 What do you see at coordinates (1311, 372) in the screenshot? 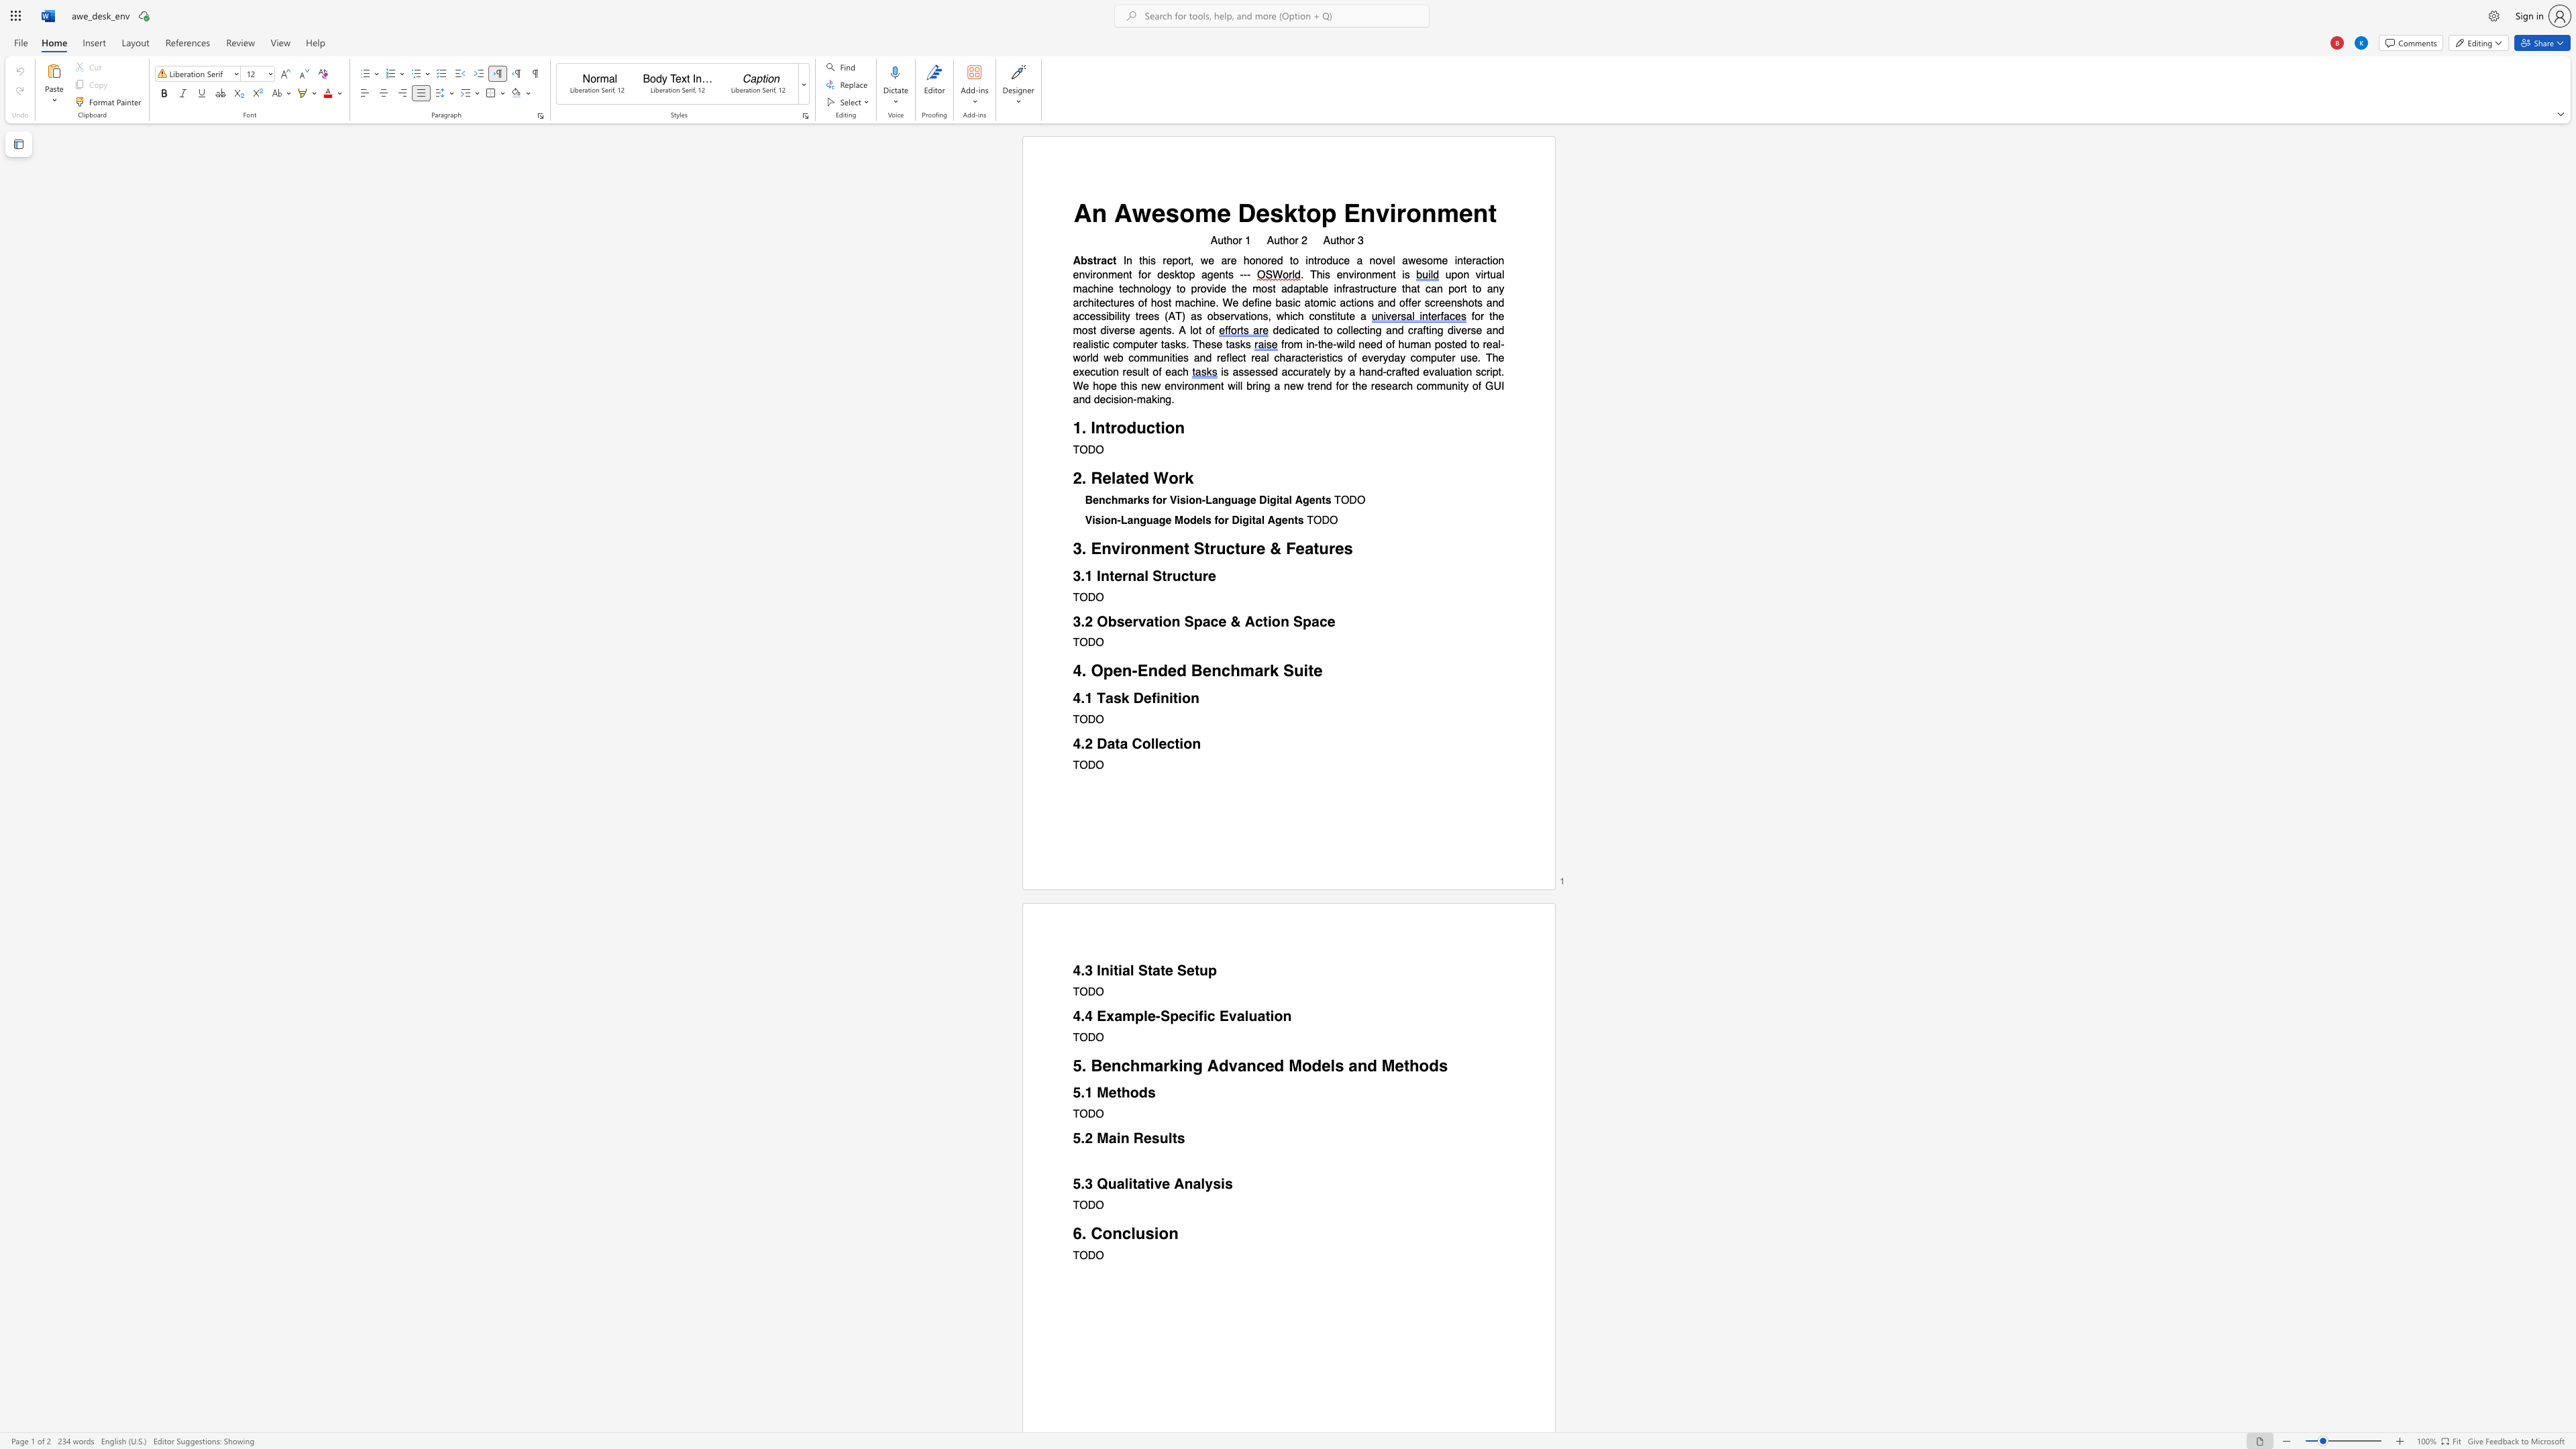
I see `the 3th character "a" in the text` at bounding box center [1311, 372].